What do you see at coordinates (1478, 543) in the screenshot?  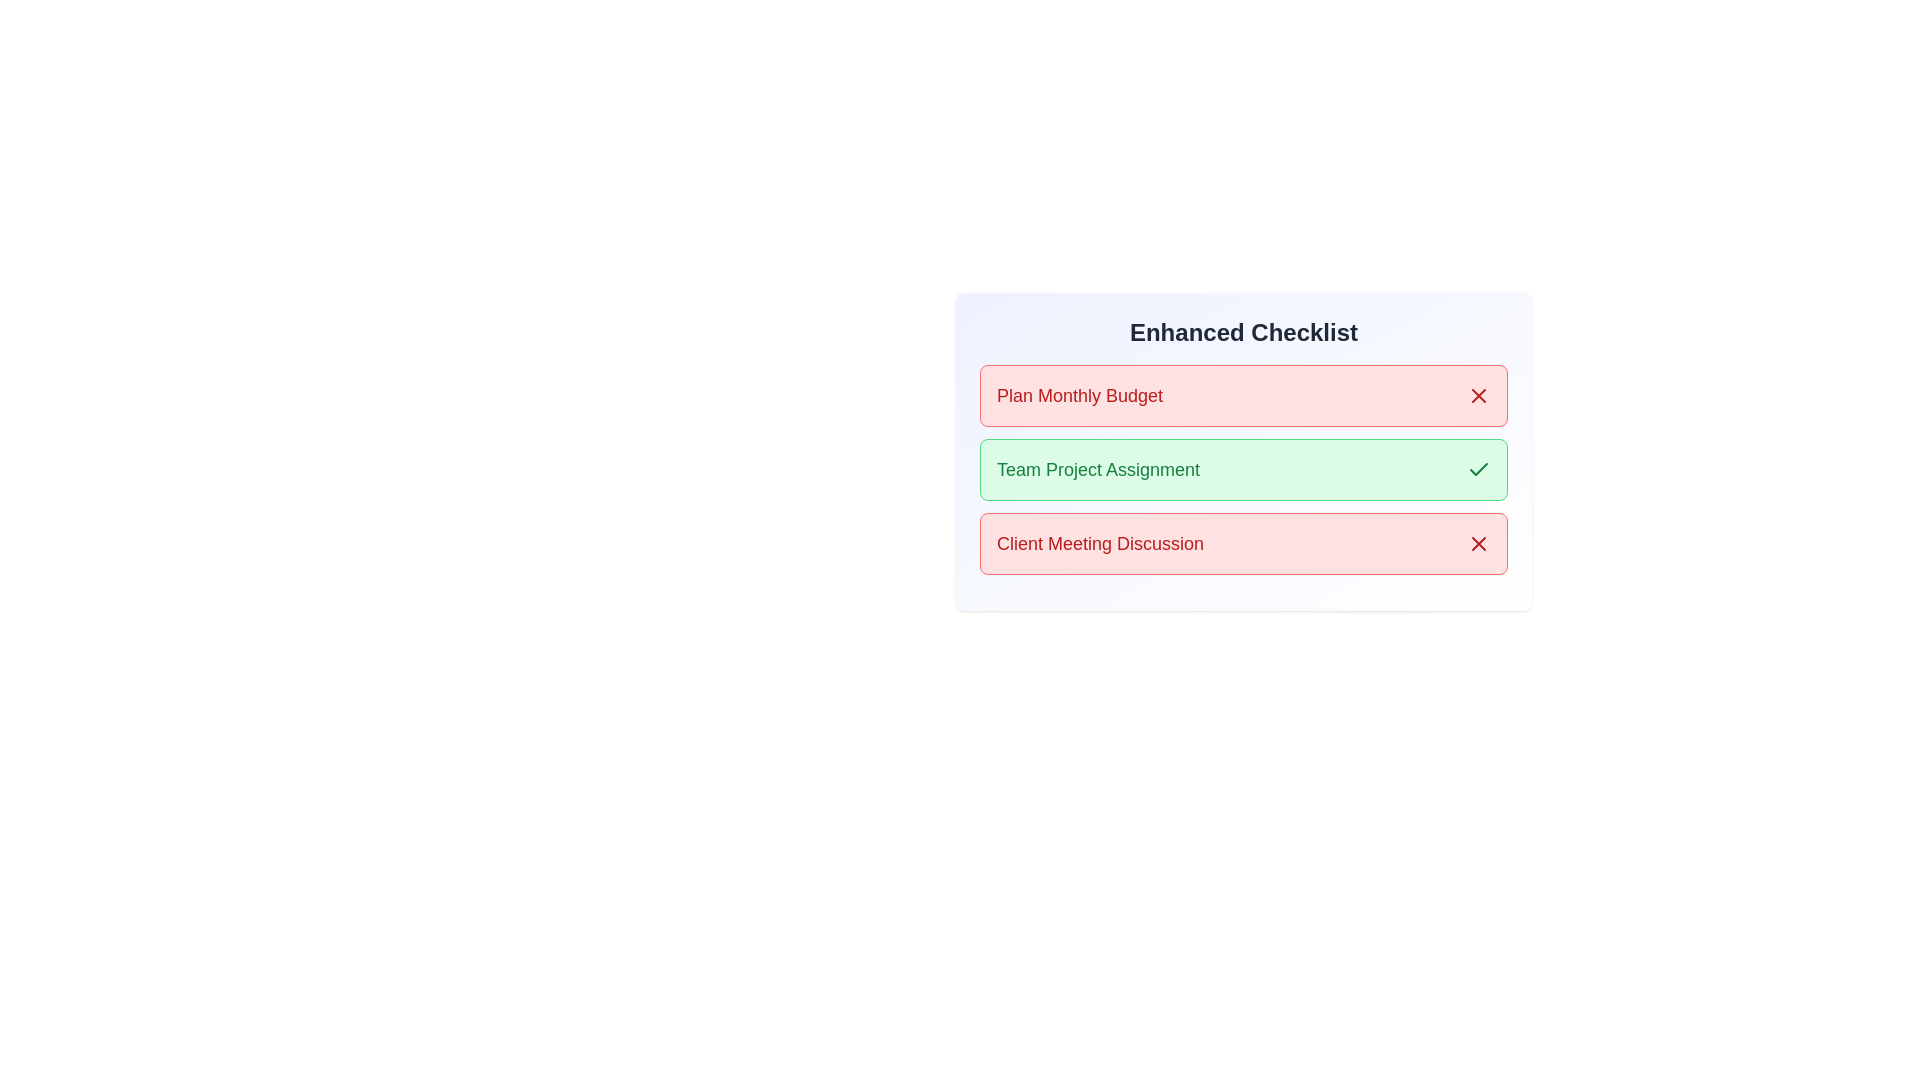 I see `the small red 'X' icon located on the far right of the 'Client Meeting Discussion' item for additional visual feedback` at bounding box center [1478, 543].